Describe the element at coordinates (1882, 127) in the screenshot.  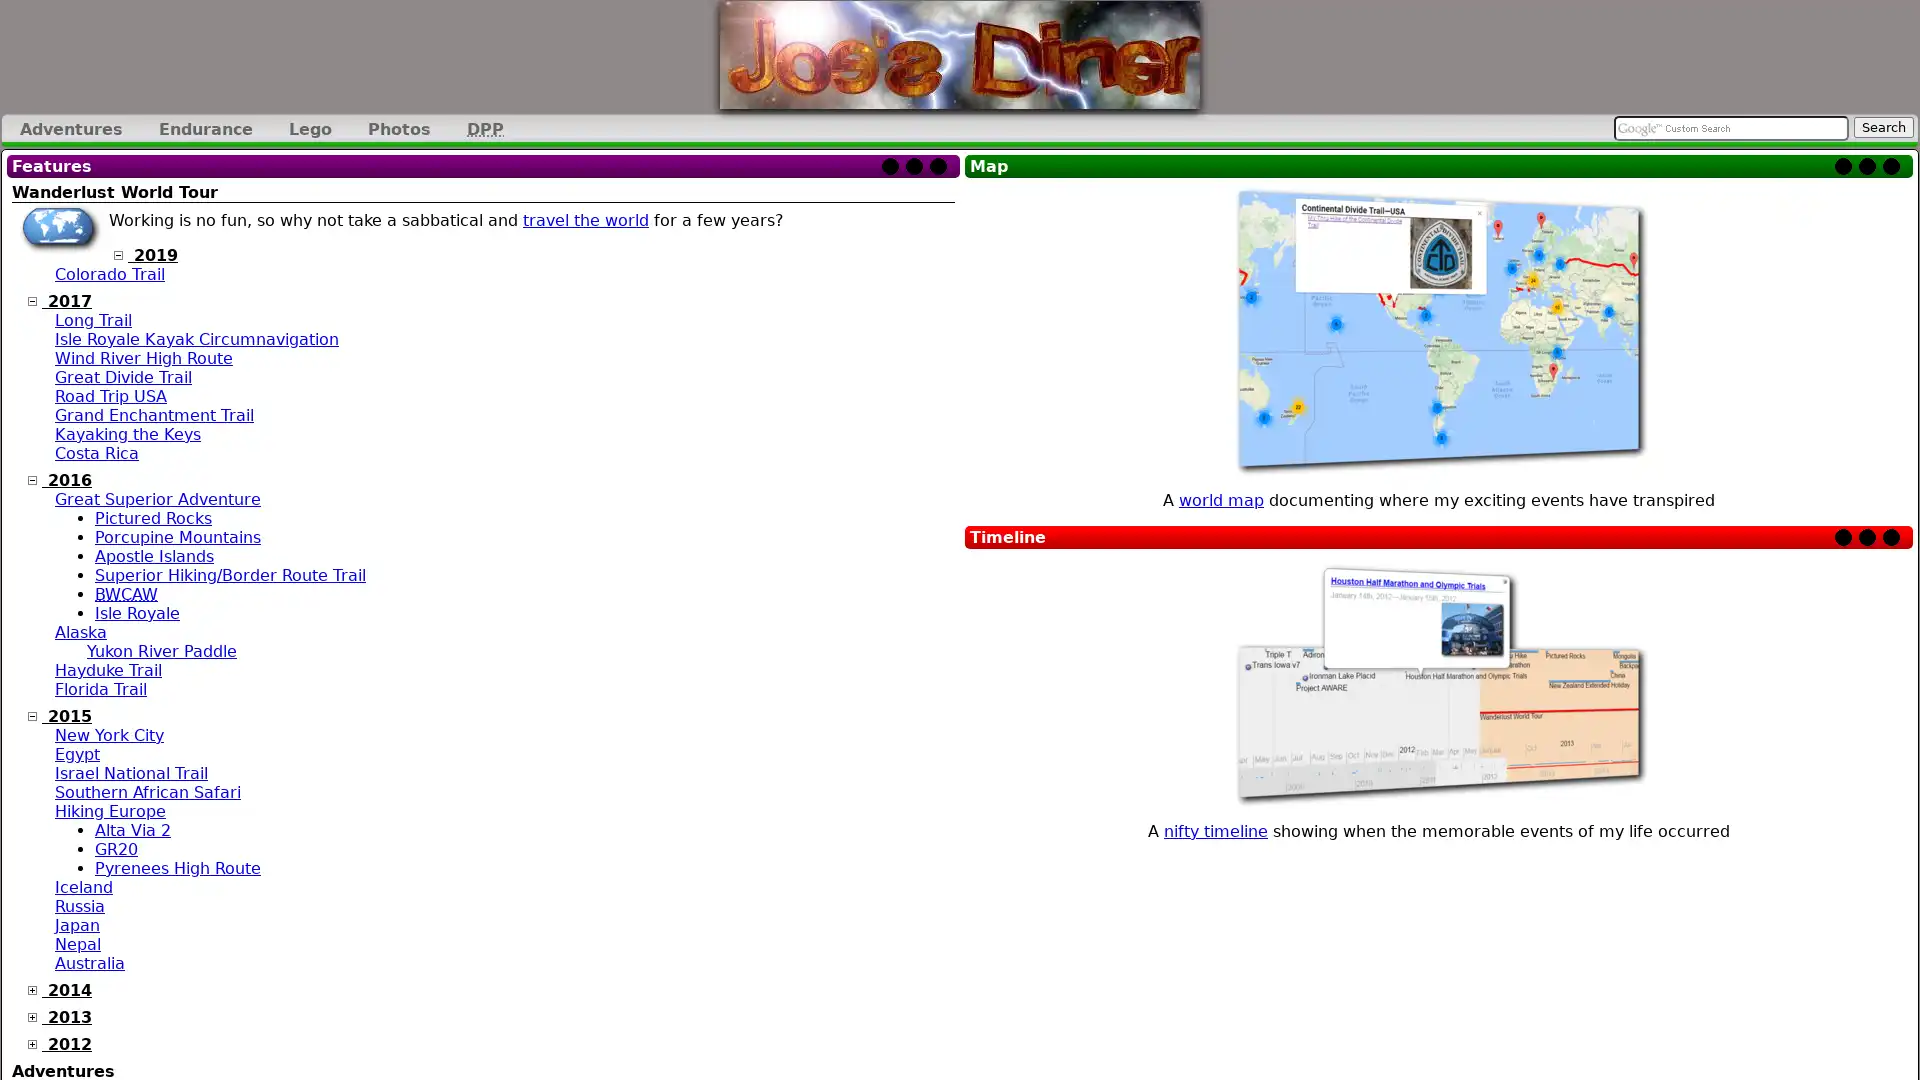
I see `Search` at that location.